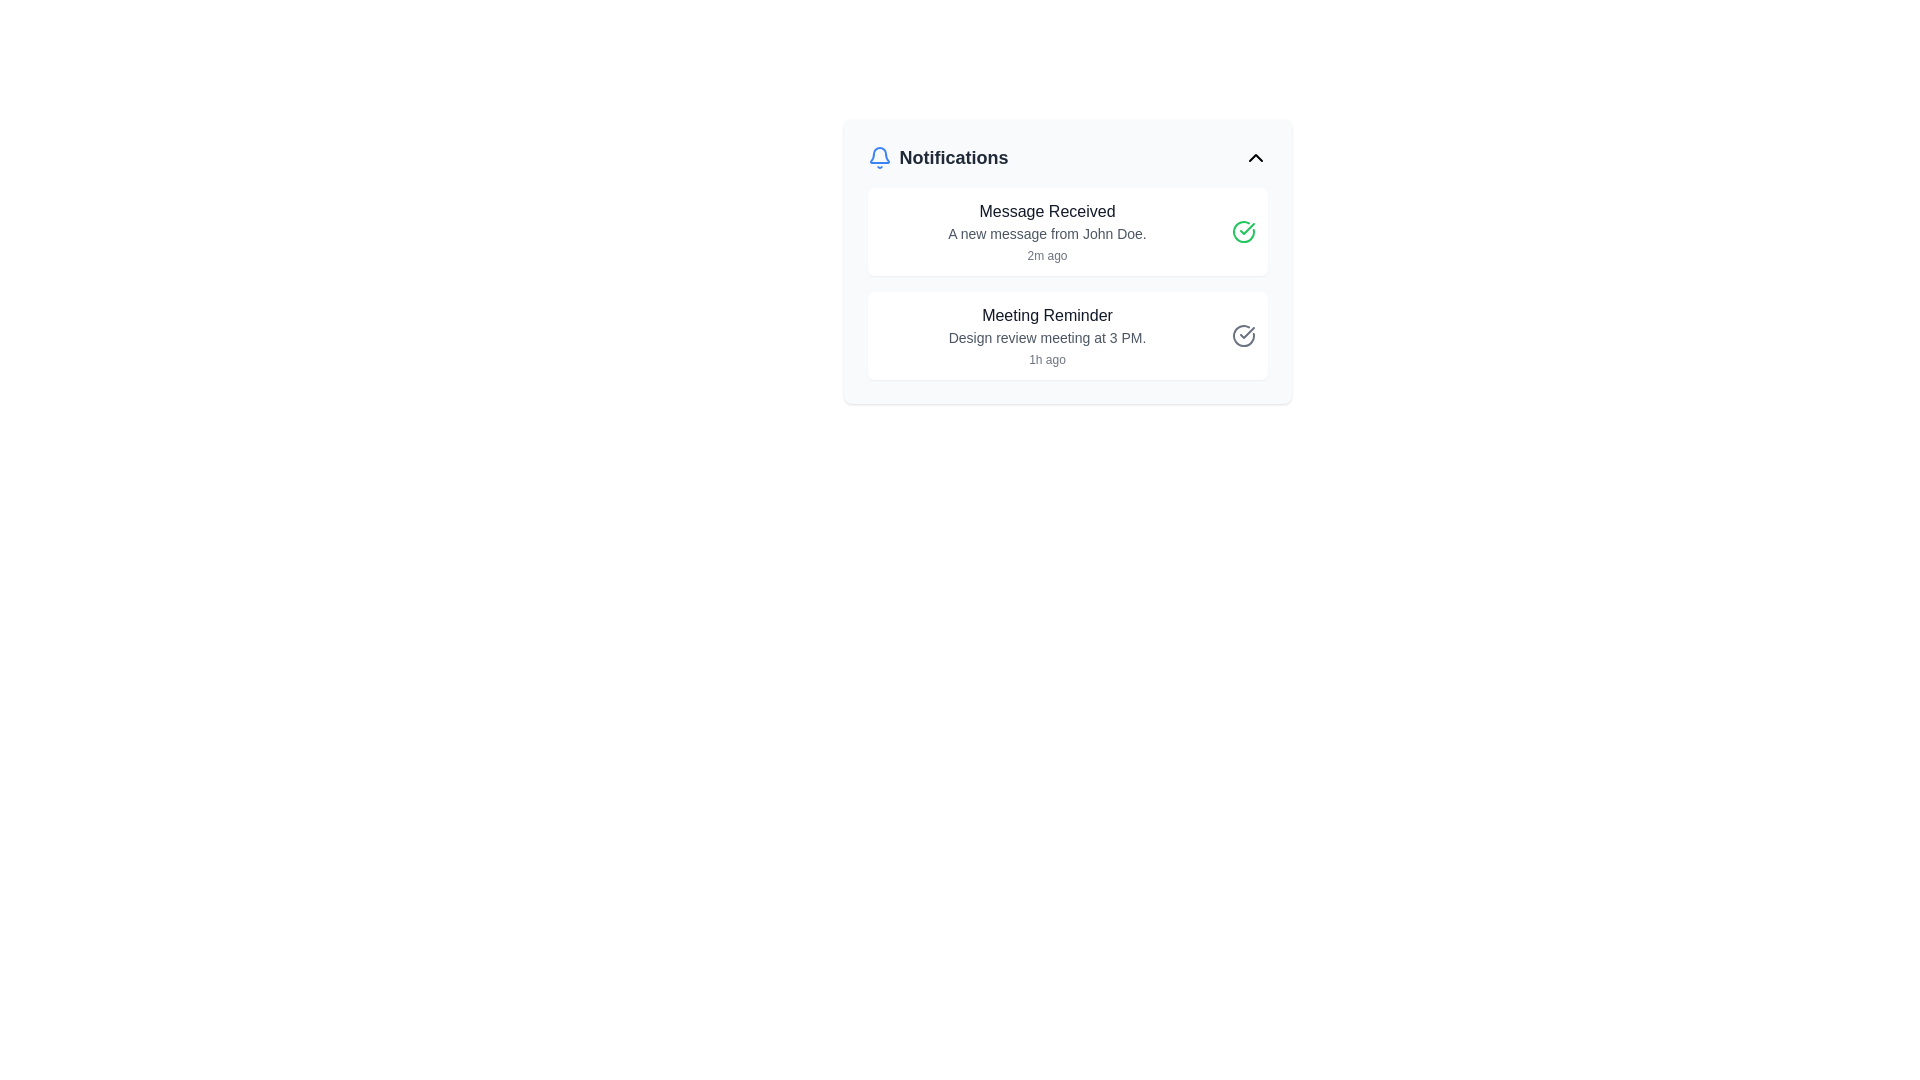 This screenshot has height=1080, width=1920. Describe the element at coordinates (1046, 230) in the screenshot. I see `the list item that displays a newly received message, which includes the message's subject, sender, and timestamp, located in a white rectangular card with rounded corners in the notification interface` at that location.